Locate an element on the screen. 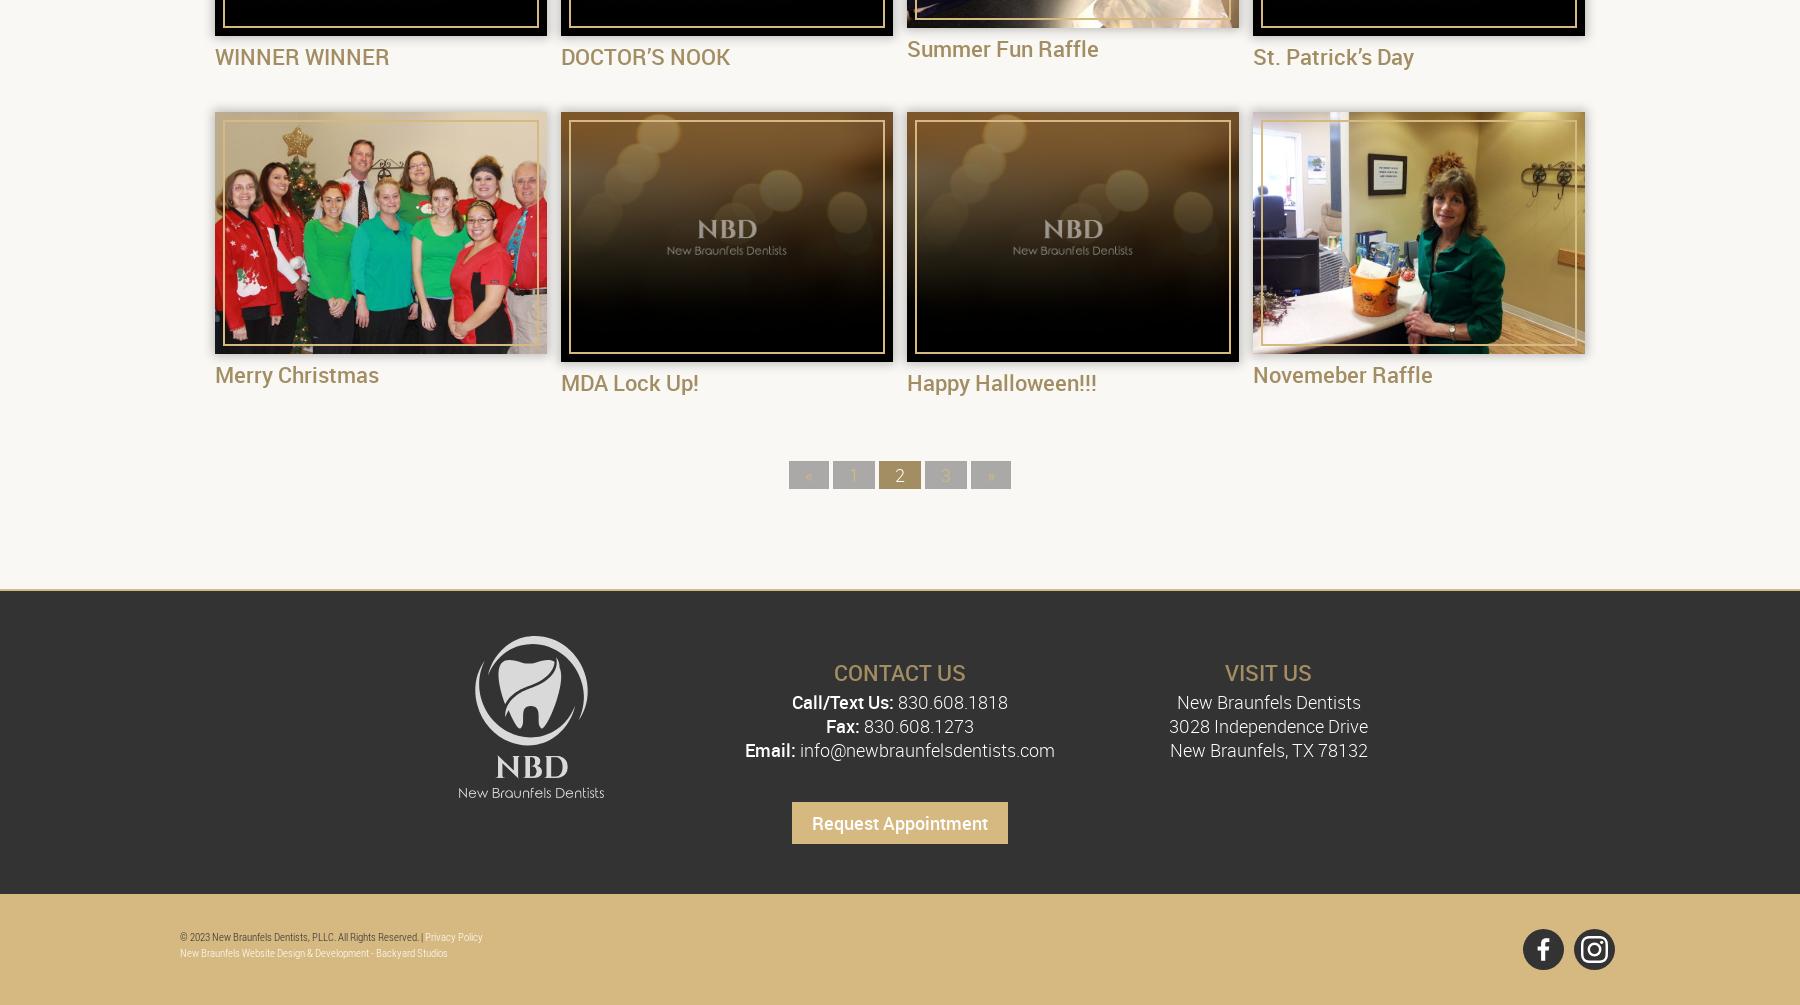 The width and height of the screenshot is (1800, 1005). 'info@newbraunfelsdentists.com' is located at coordinates (925, 750).